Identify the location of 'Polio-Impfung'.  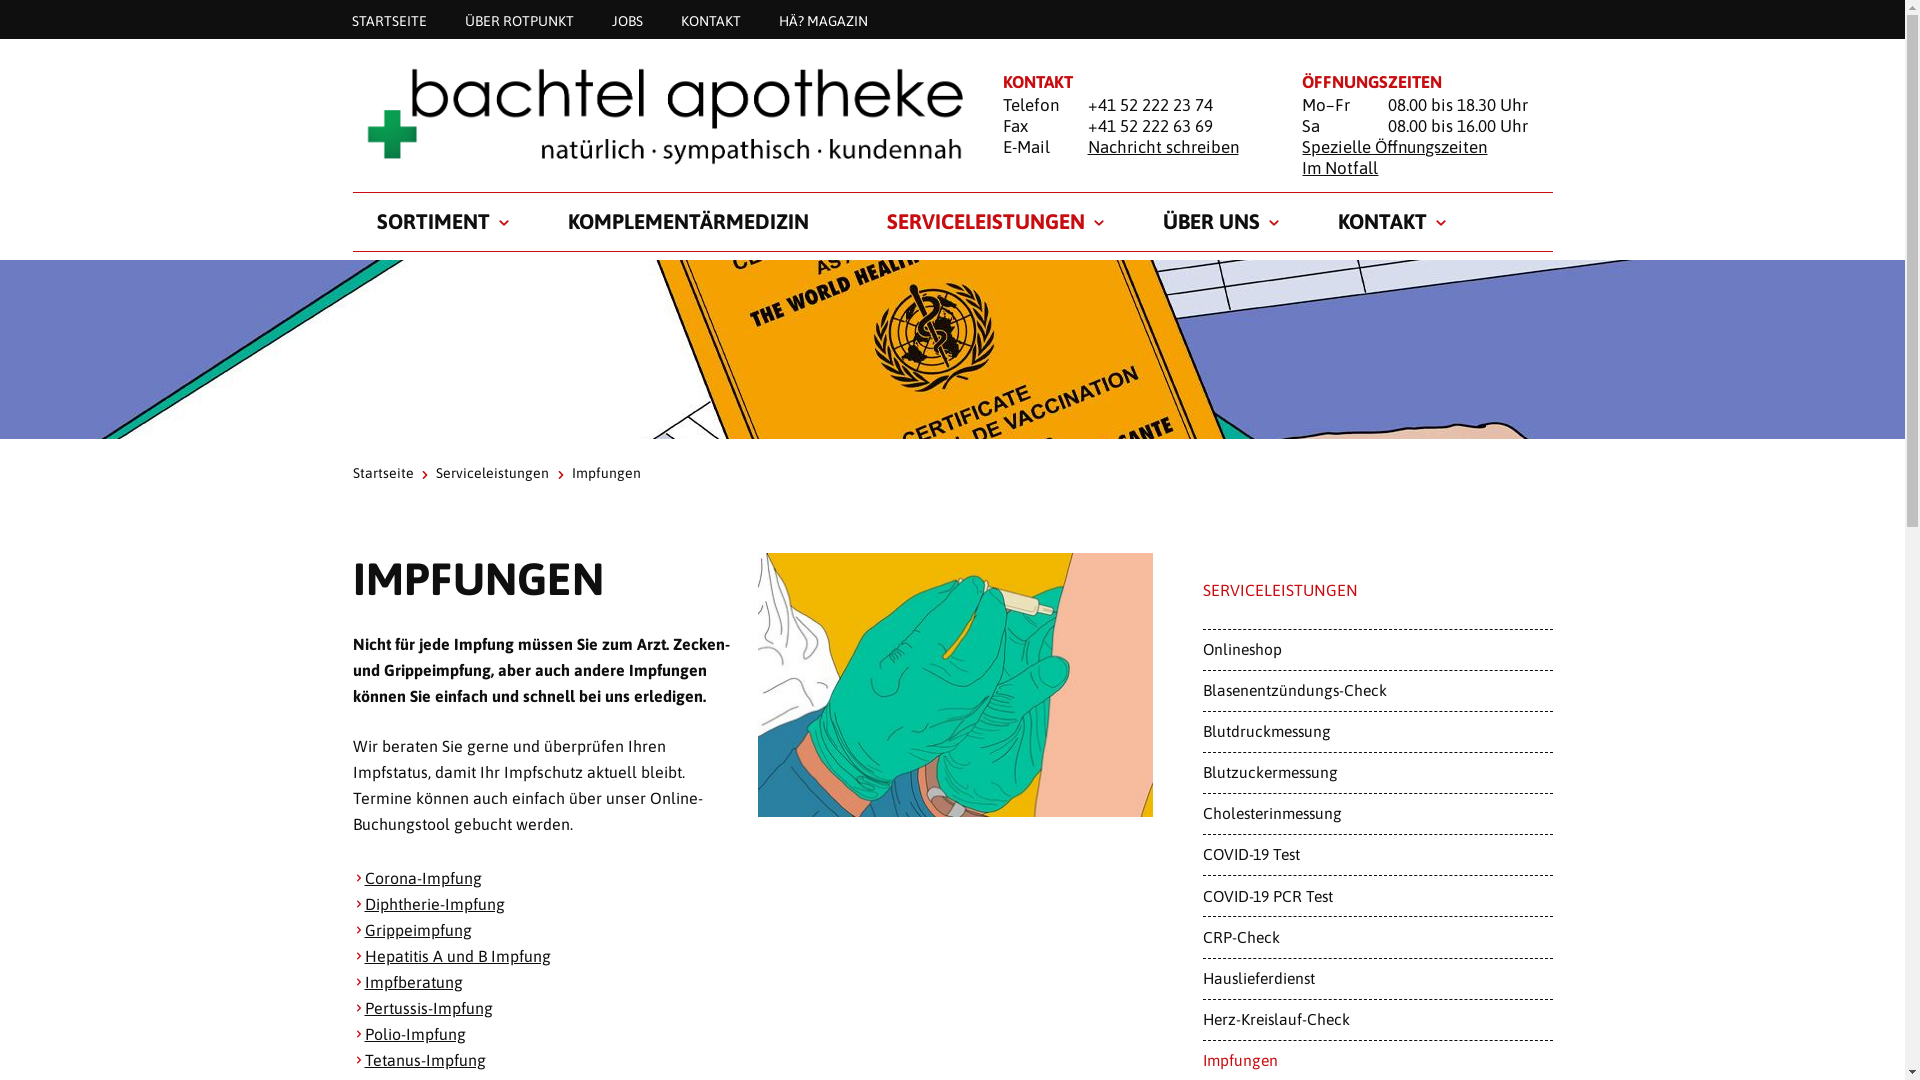
(413, 1033).